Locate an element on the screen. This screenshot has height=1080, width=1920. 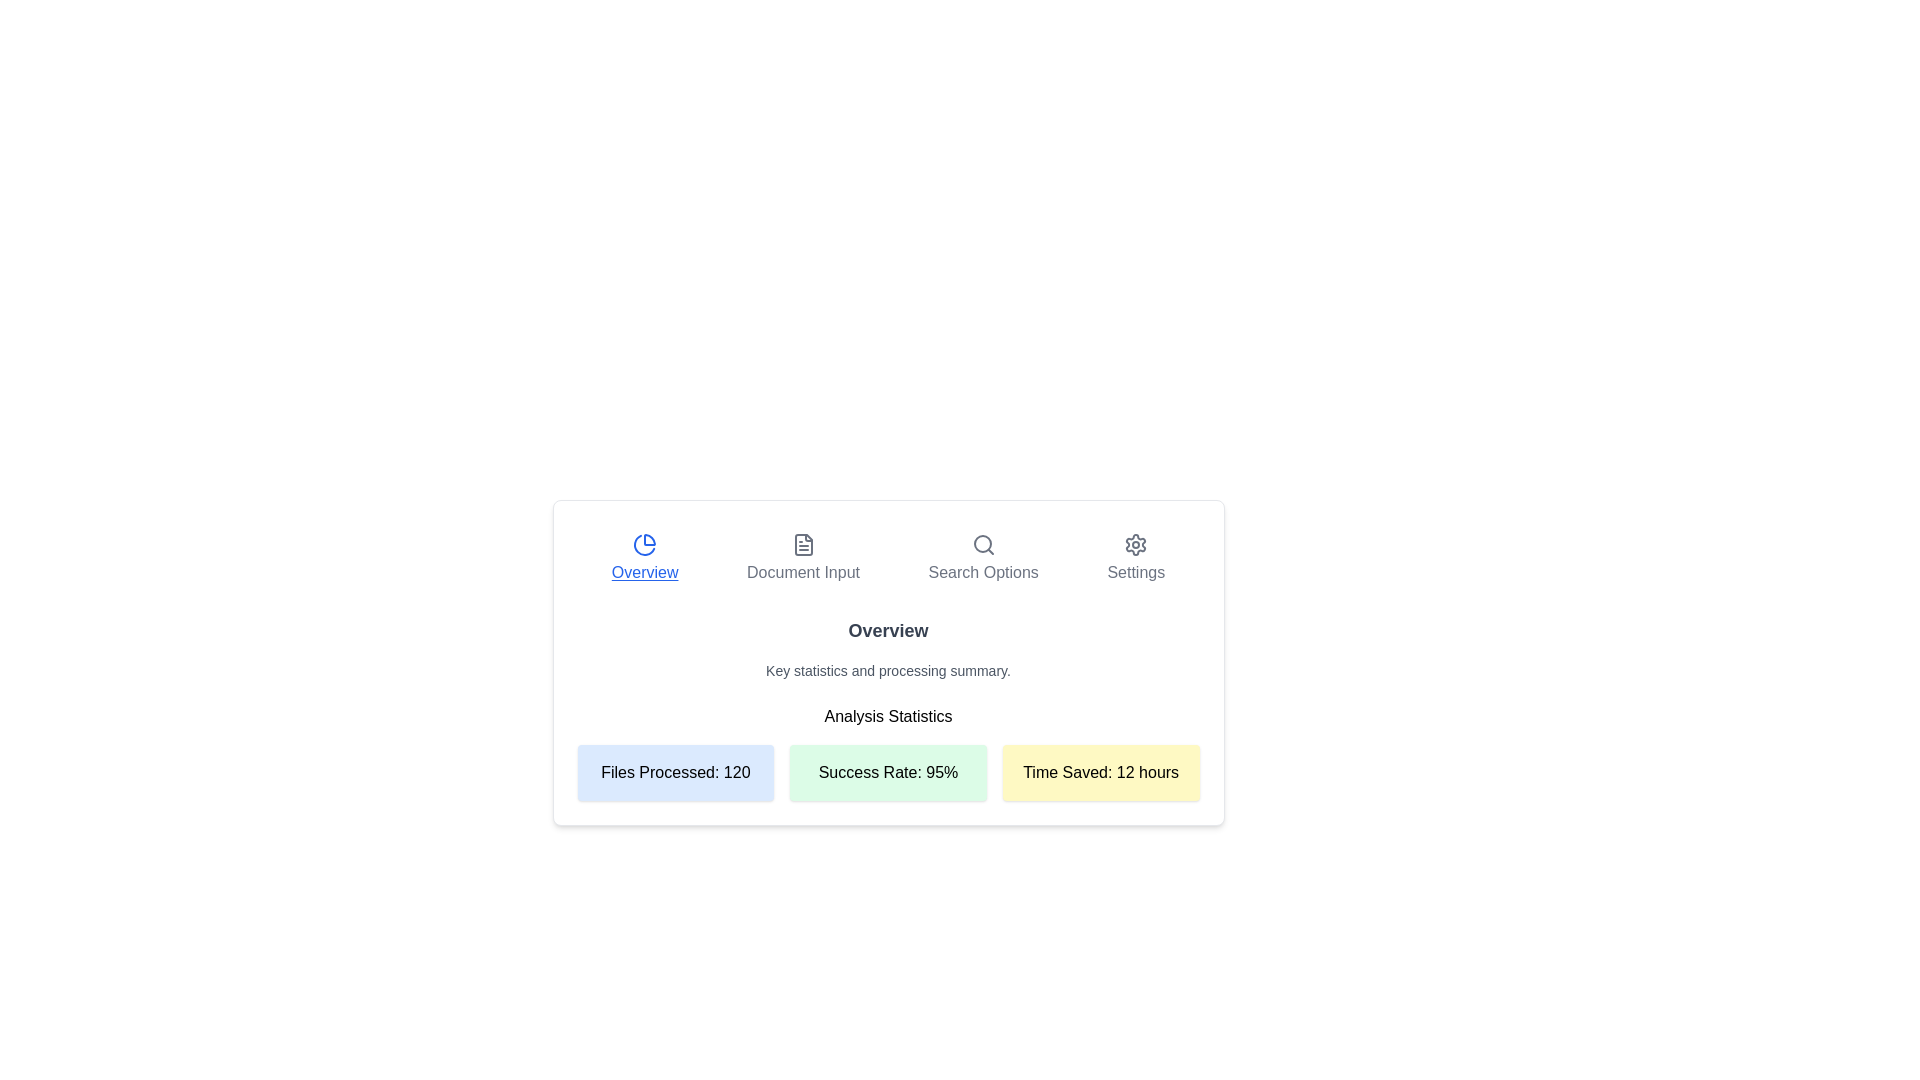
the decorative circle within the search icon, which is part of a larger magnifying glass design located at the center of the navigation panel is located at coordinates (982, 543).